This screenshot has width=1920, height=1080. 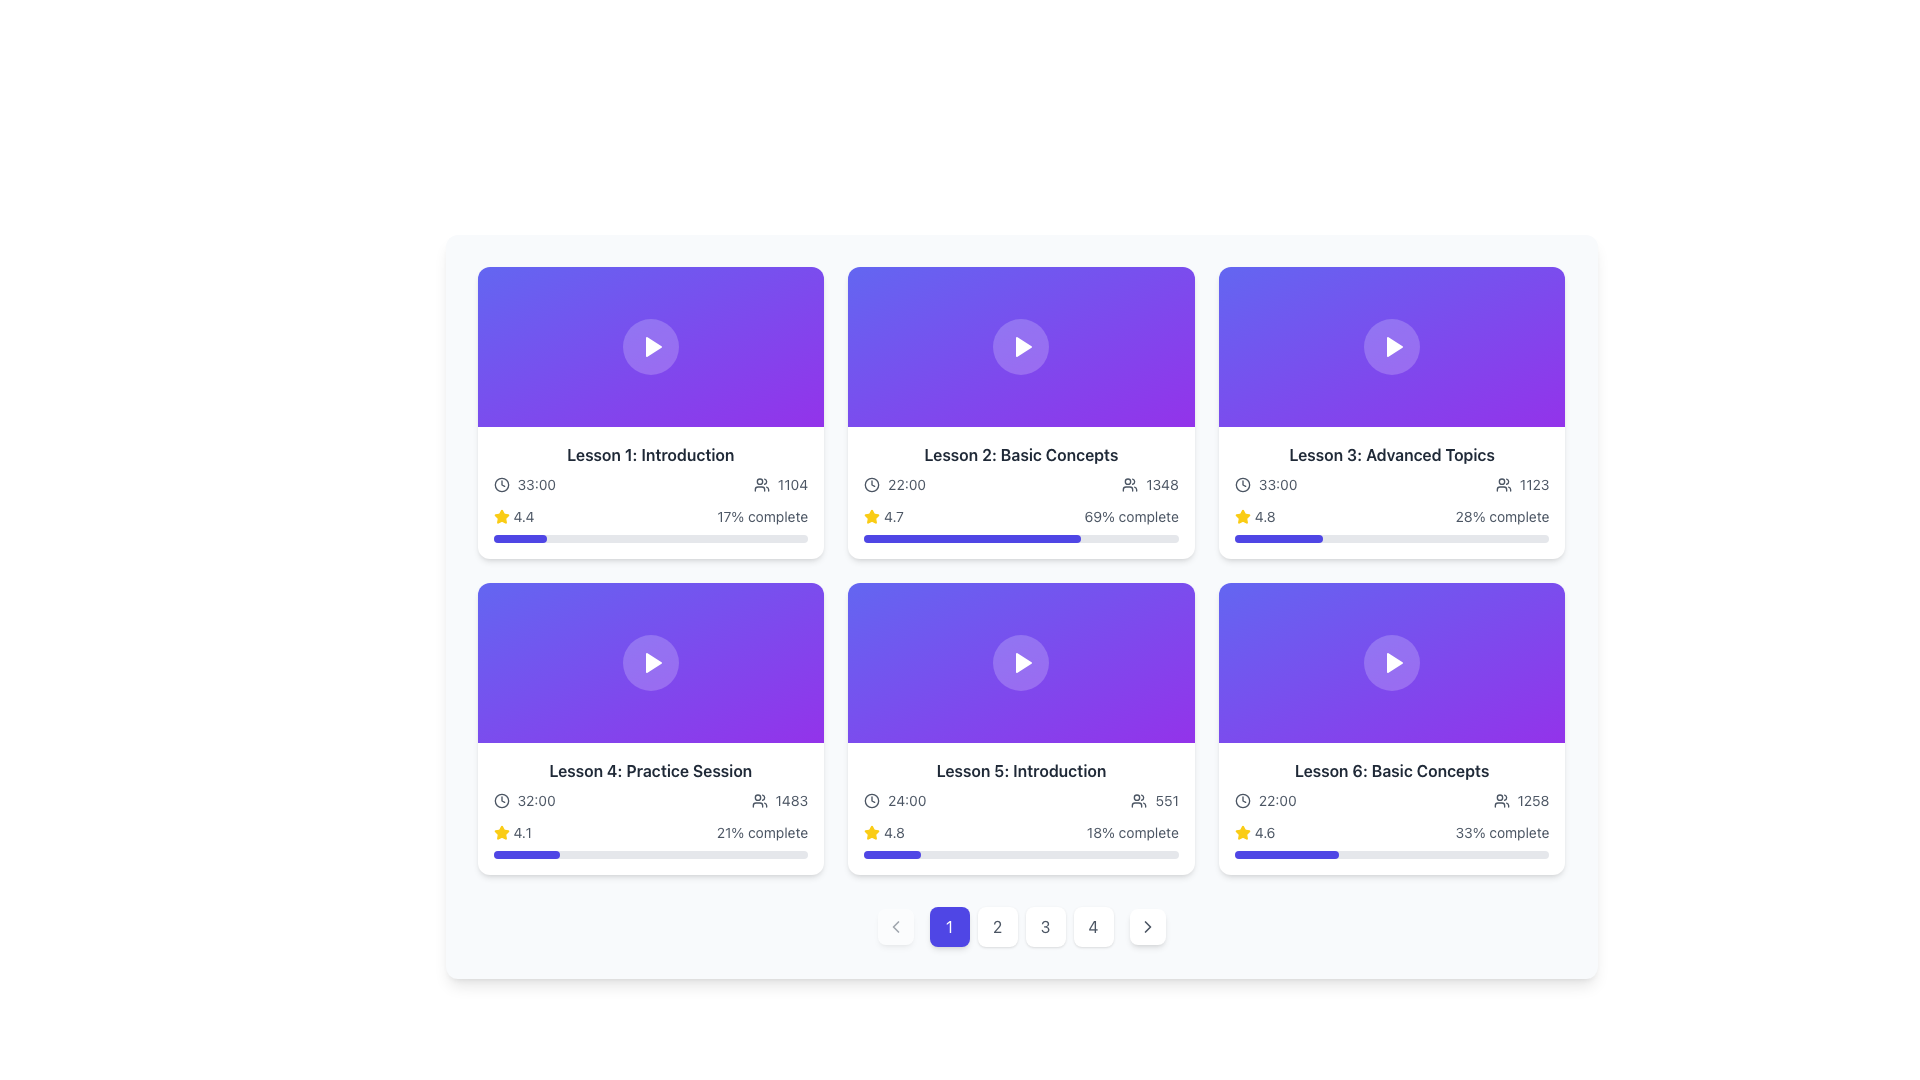 I want to click on the progress indicator for 'Lesson 1: Introduction', which is located below the rating star and above the text '17% complete', so click(x=520, y=538).